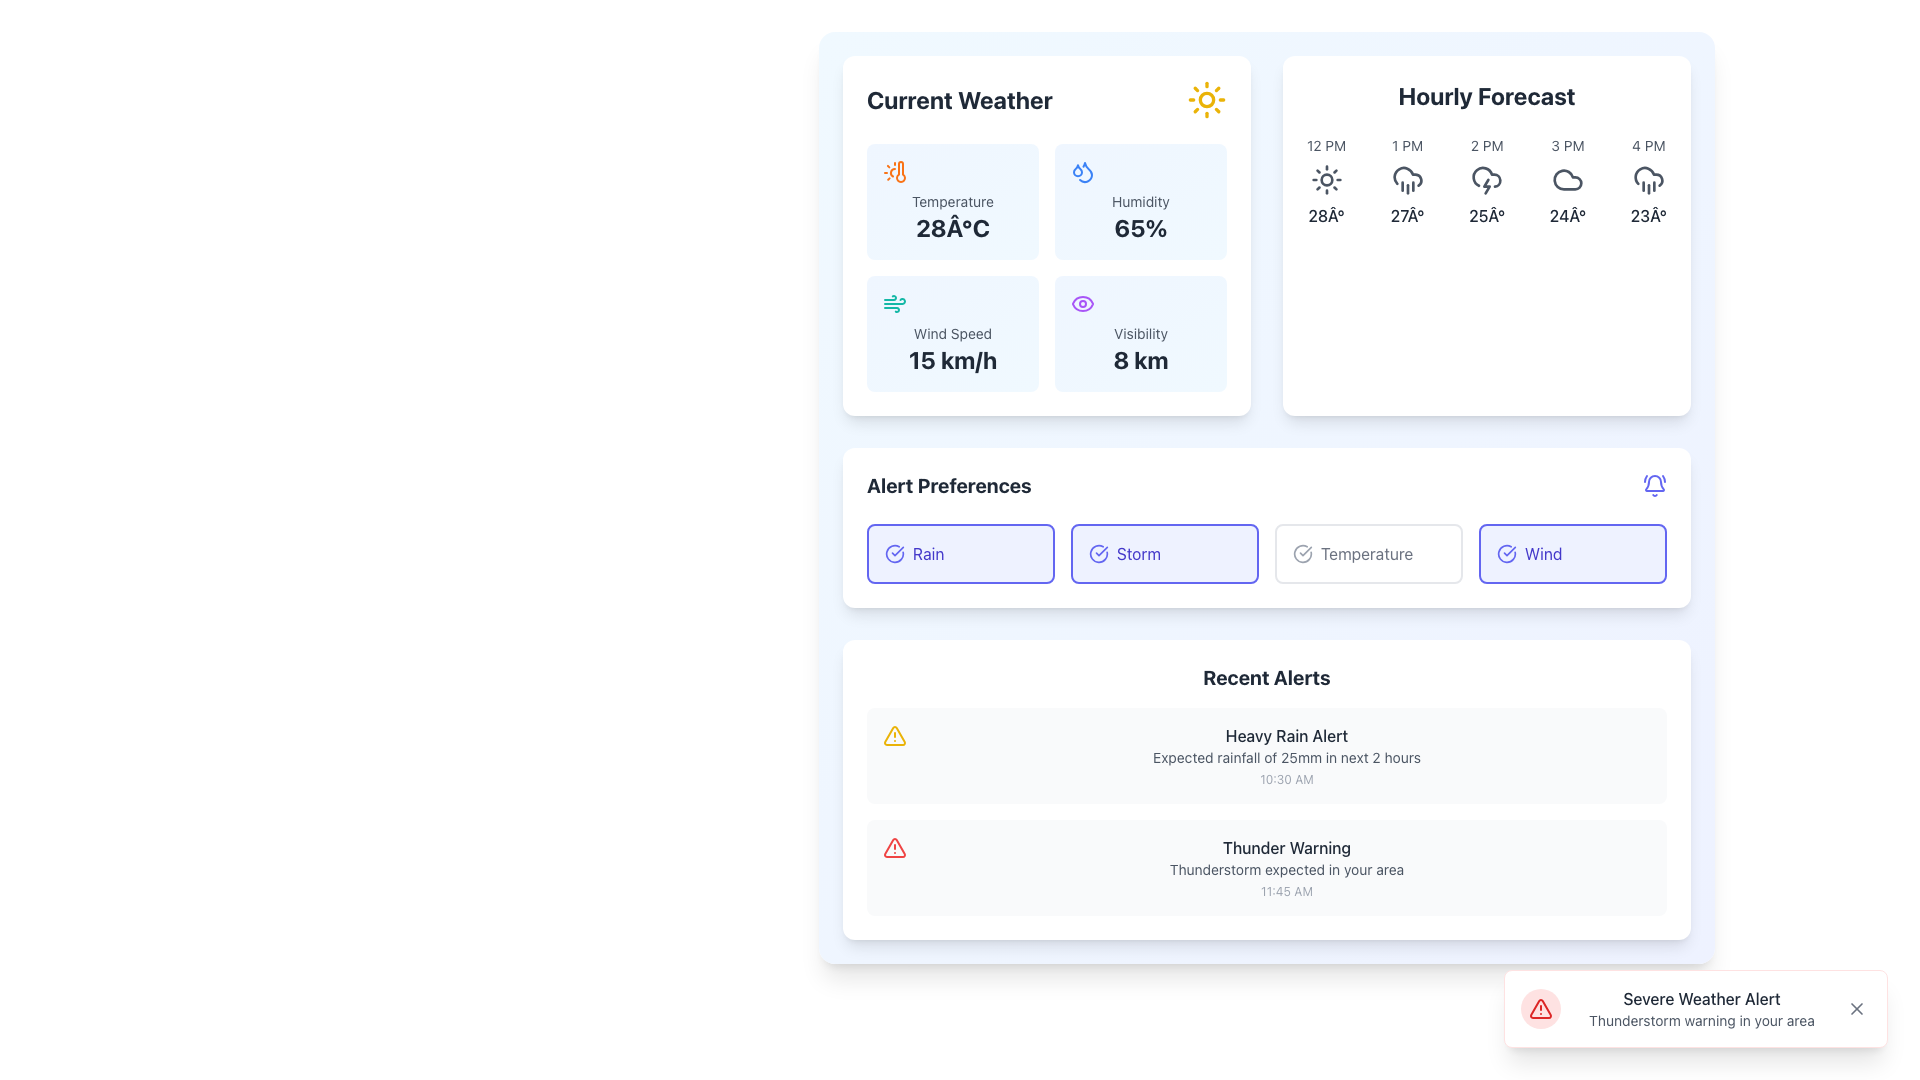  What do you see at coordinates (1542, 554) in the screenshot?
I see `label displaying the word 'Wind' located inside a button in the 'Alert Preferences' section, positioned to the right of the 'Temperature' button` at bounding box center [1542, 554].